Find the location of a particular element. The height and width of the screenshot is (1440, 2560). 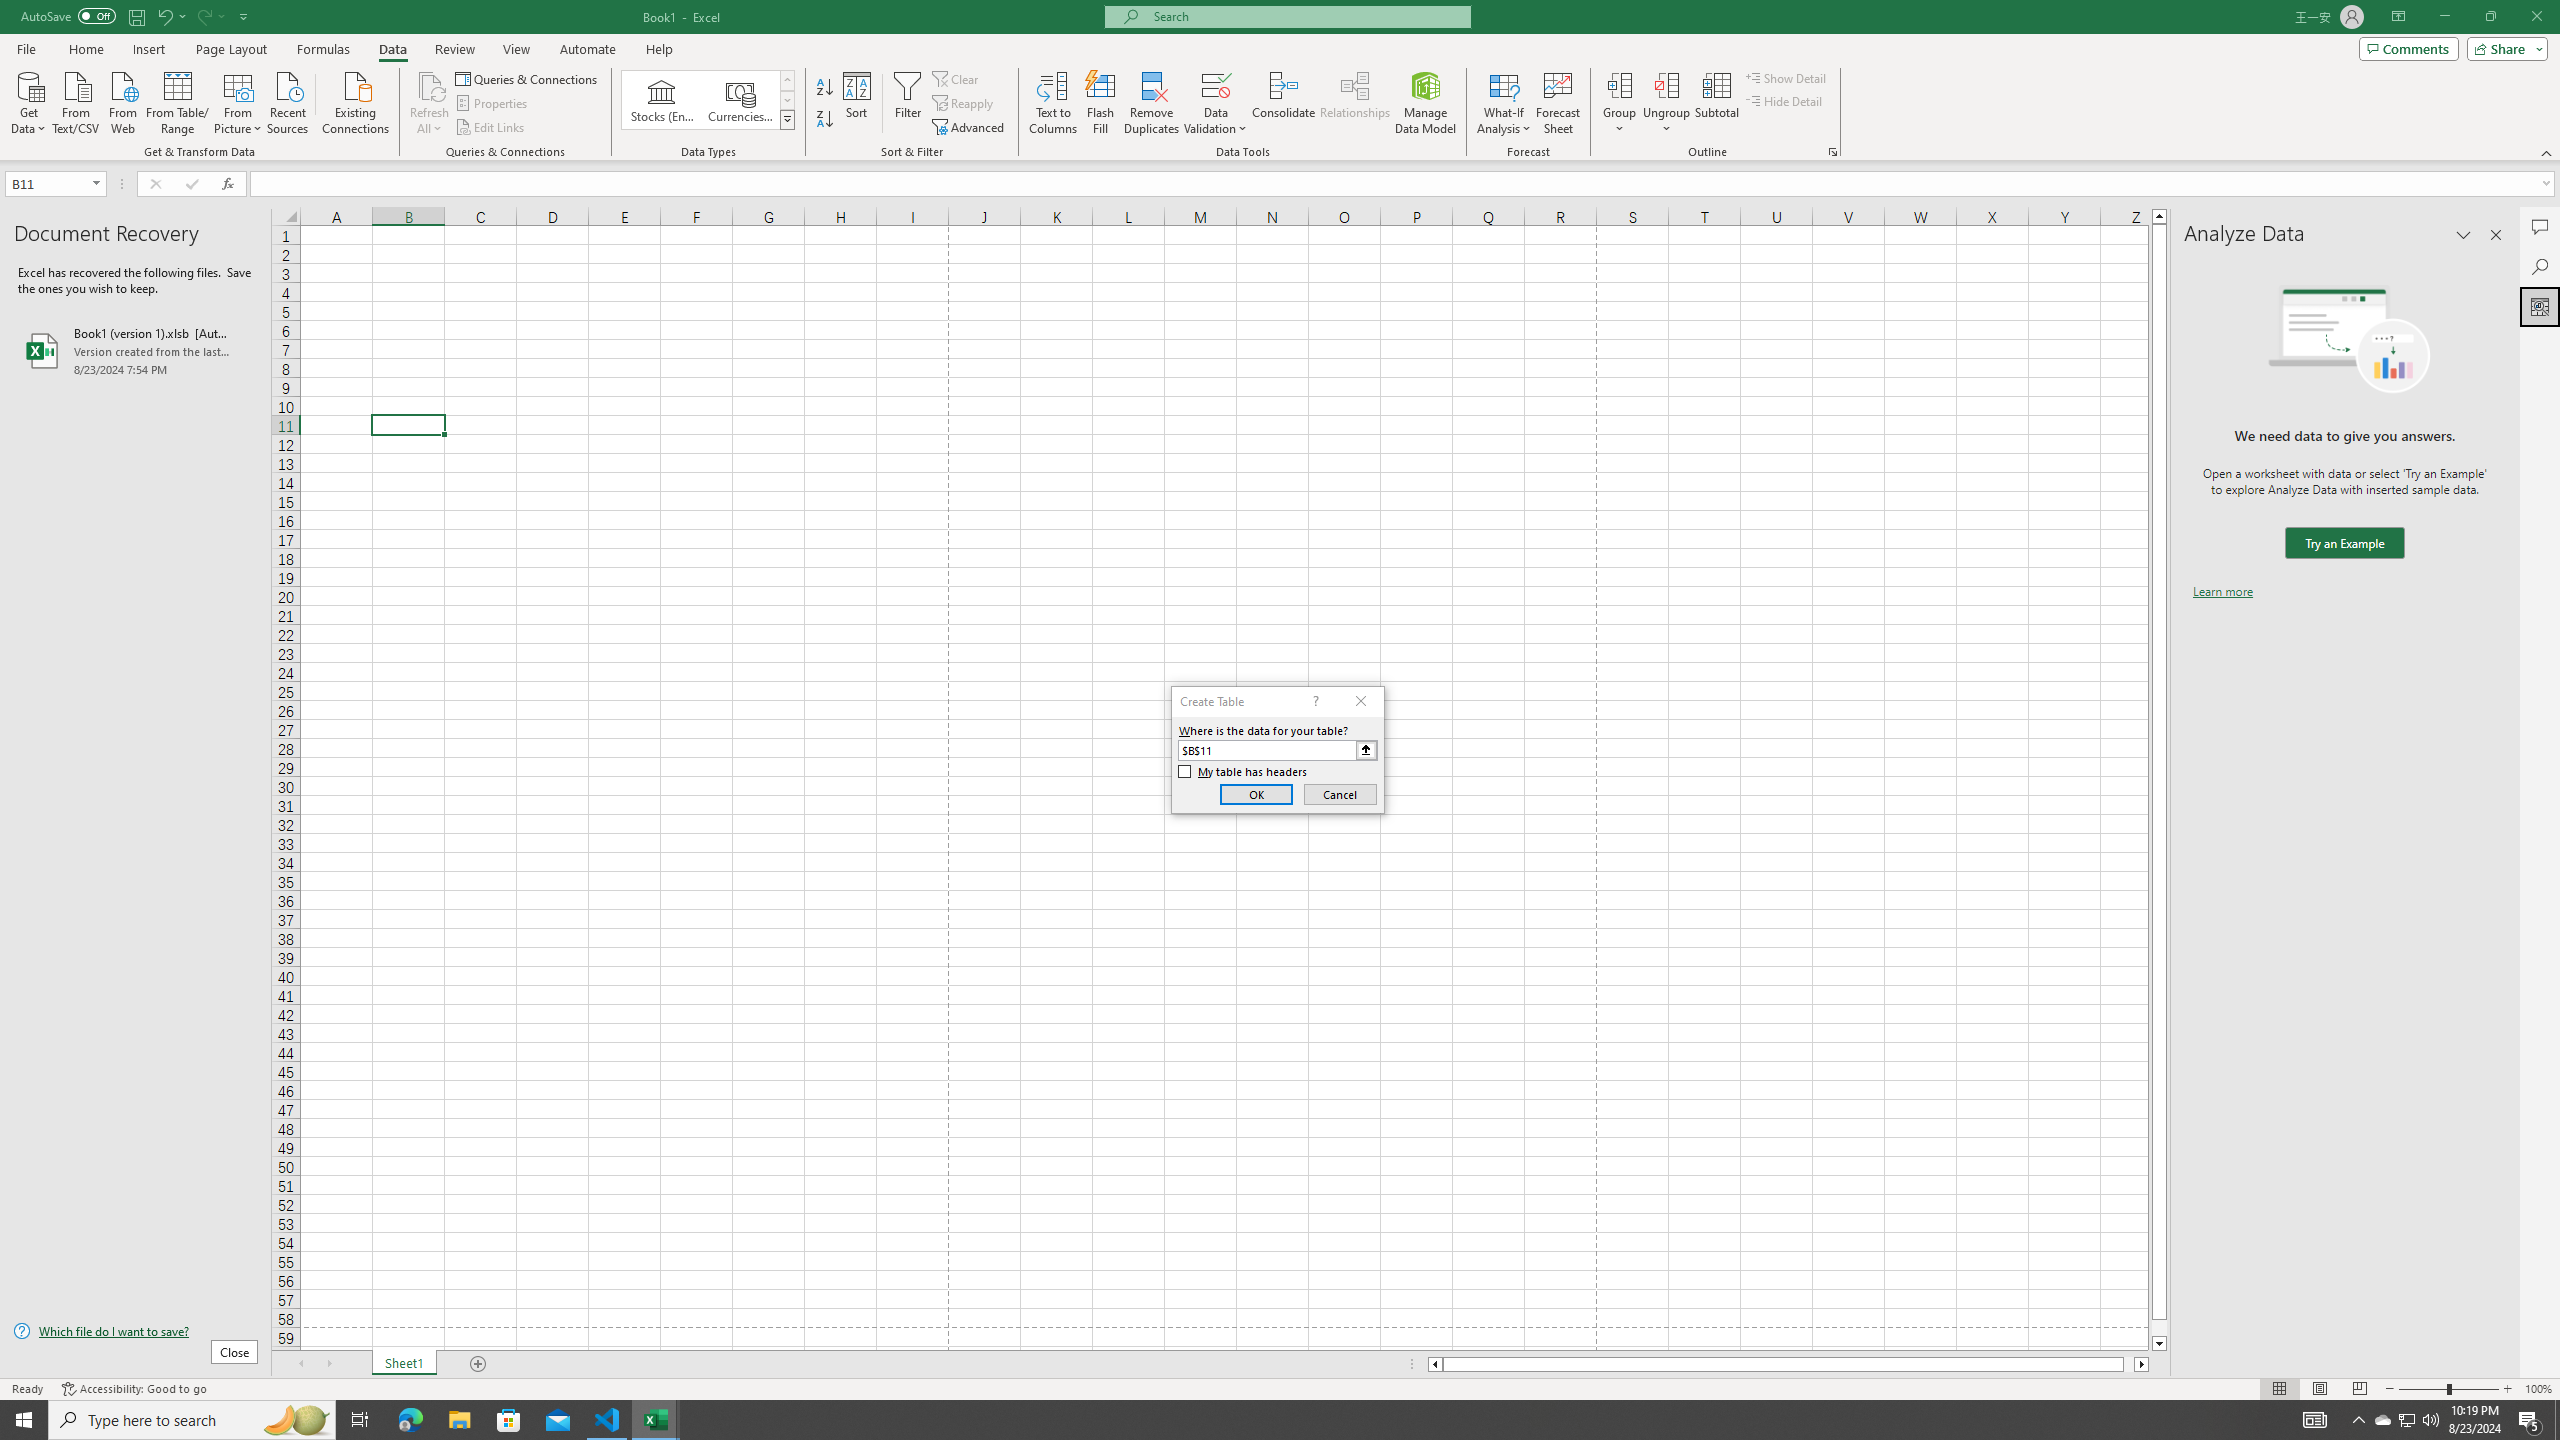

'Refresh All' is located at coordinates (429, 84).